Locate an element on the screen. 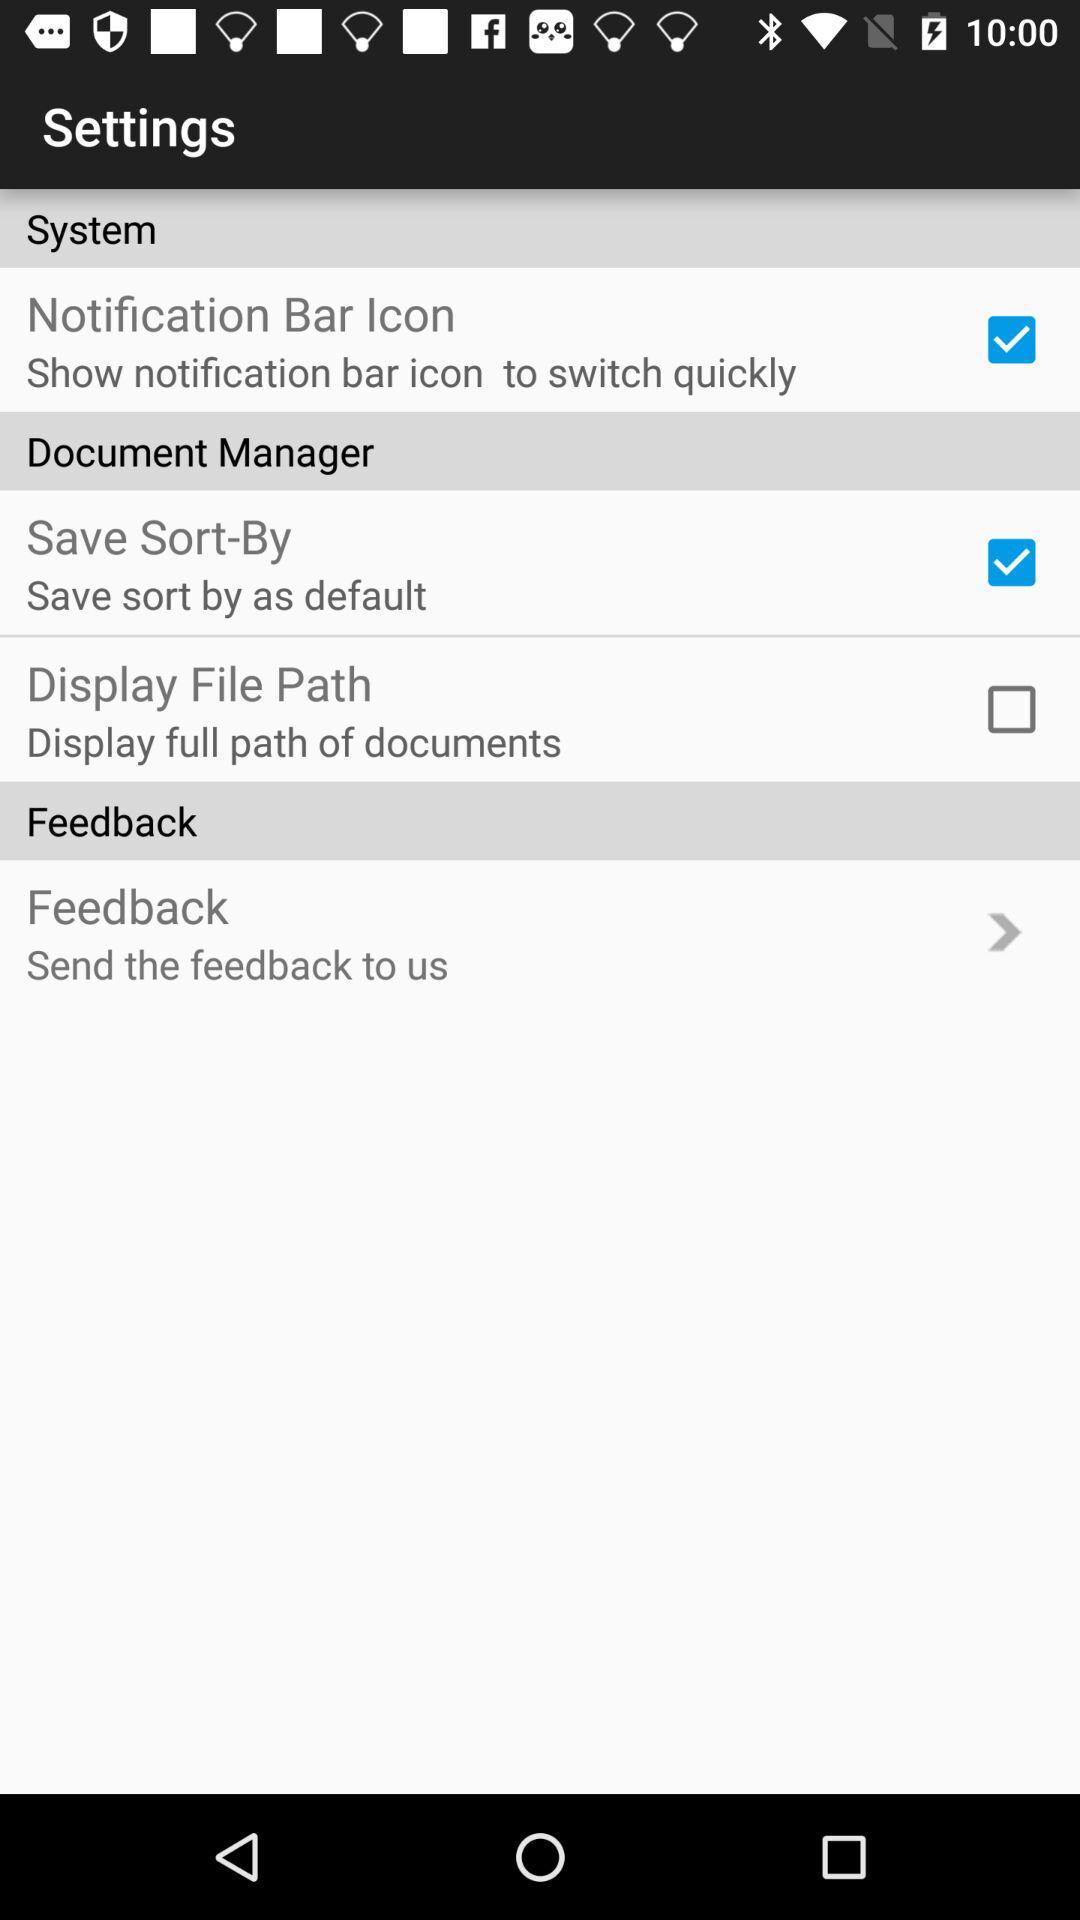  item below document manager is located at coordinates (1011, 561).